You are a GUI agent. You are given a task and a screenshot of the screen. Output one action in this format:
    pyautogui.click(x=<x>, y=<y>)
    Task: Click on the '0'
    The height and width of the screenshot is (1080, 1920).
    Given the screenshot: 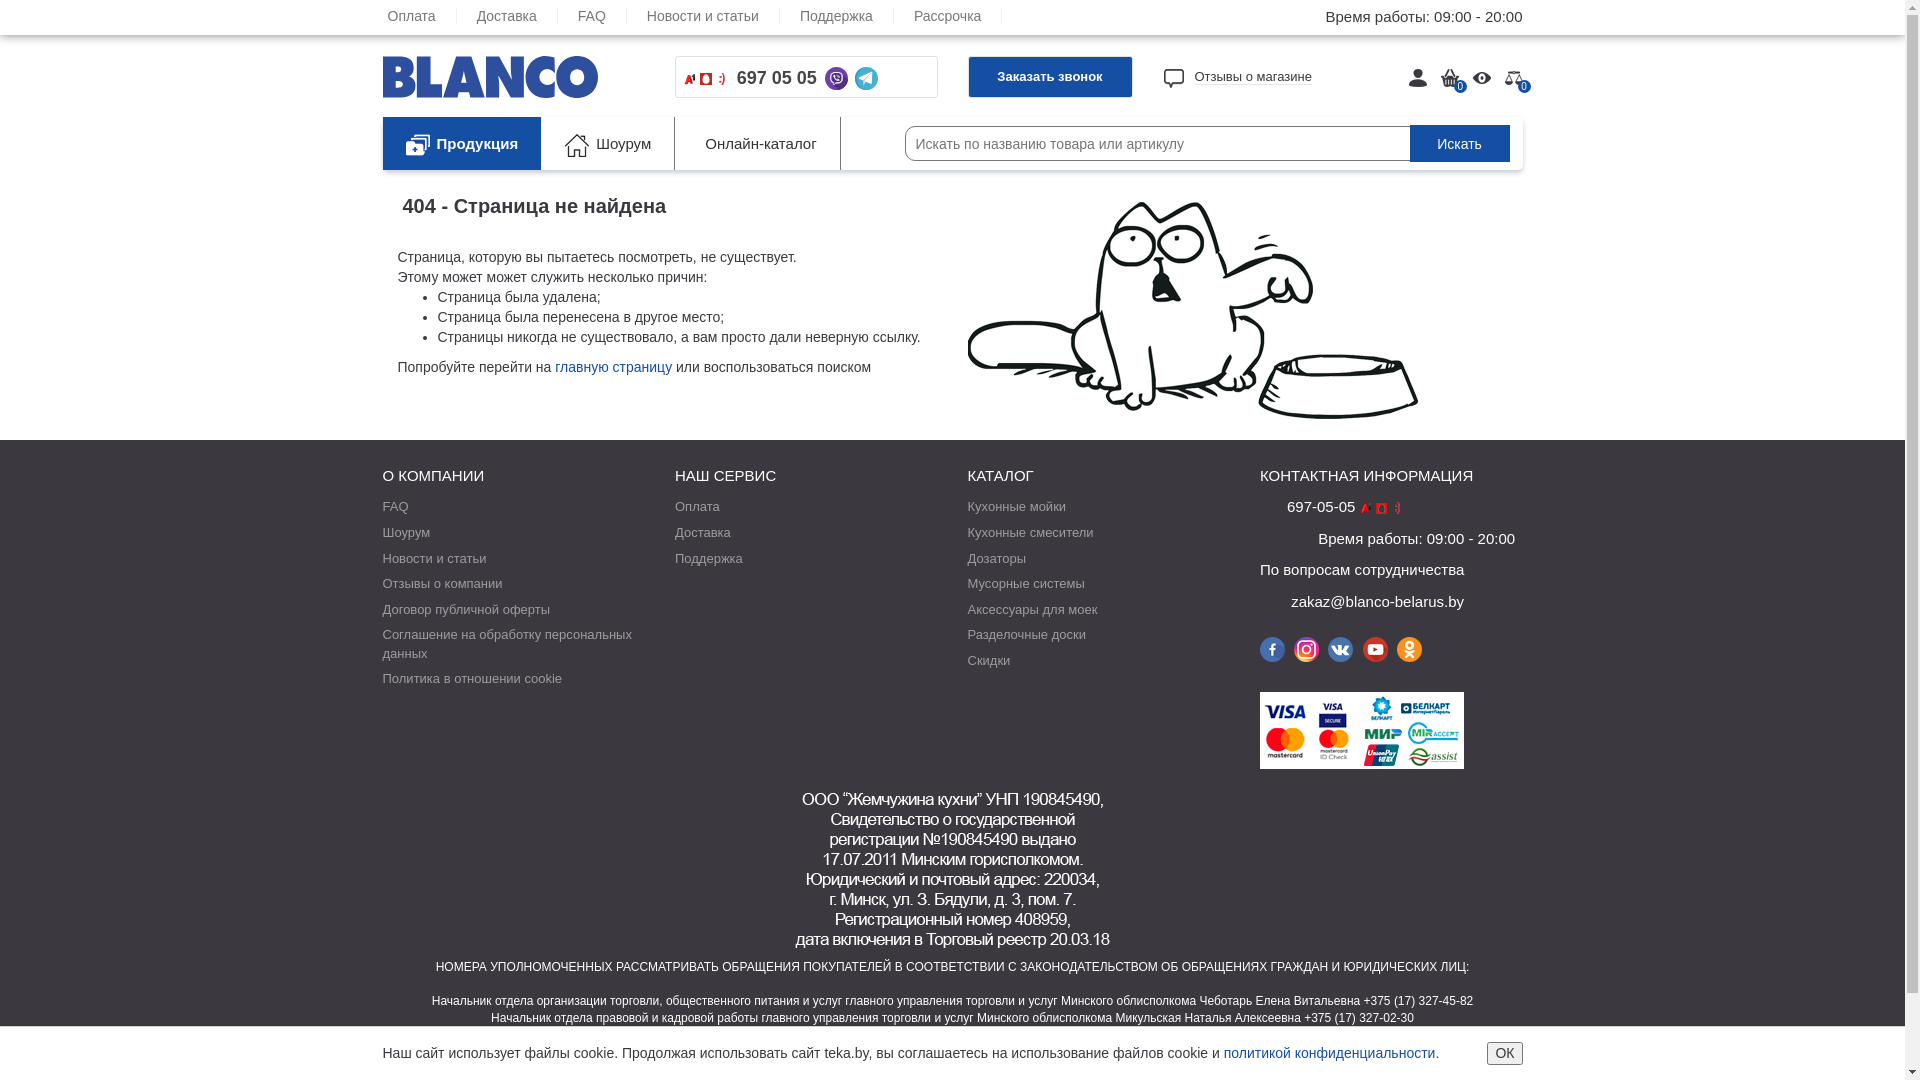 What is the action you would take?
    pyautogui.click(x=1440, y=76)
    